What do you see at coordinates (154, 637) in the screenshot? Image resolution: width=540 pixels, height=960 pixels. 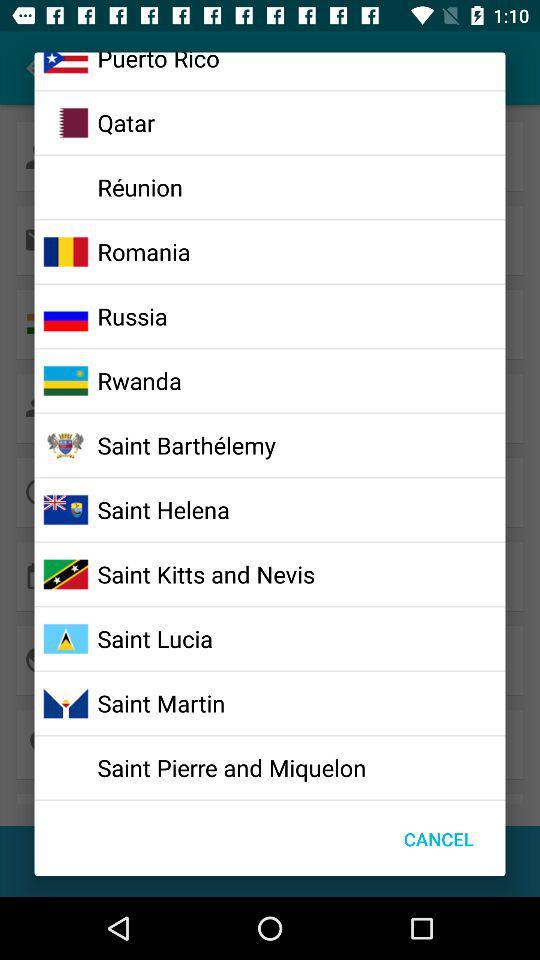 I see `the item above saint martin item` at bounding box center [154, 637].